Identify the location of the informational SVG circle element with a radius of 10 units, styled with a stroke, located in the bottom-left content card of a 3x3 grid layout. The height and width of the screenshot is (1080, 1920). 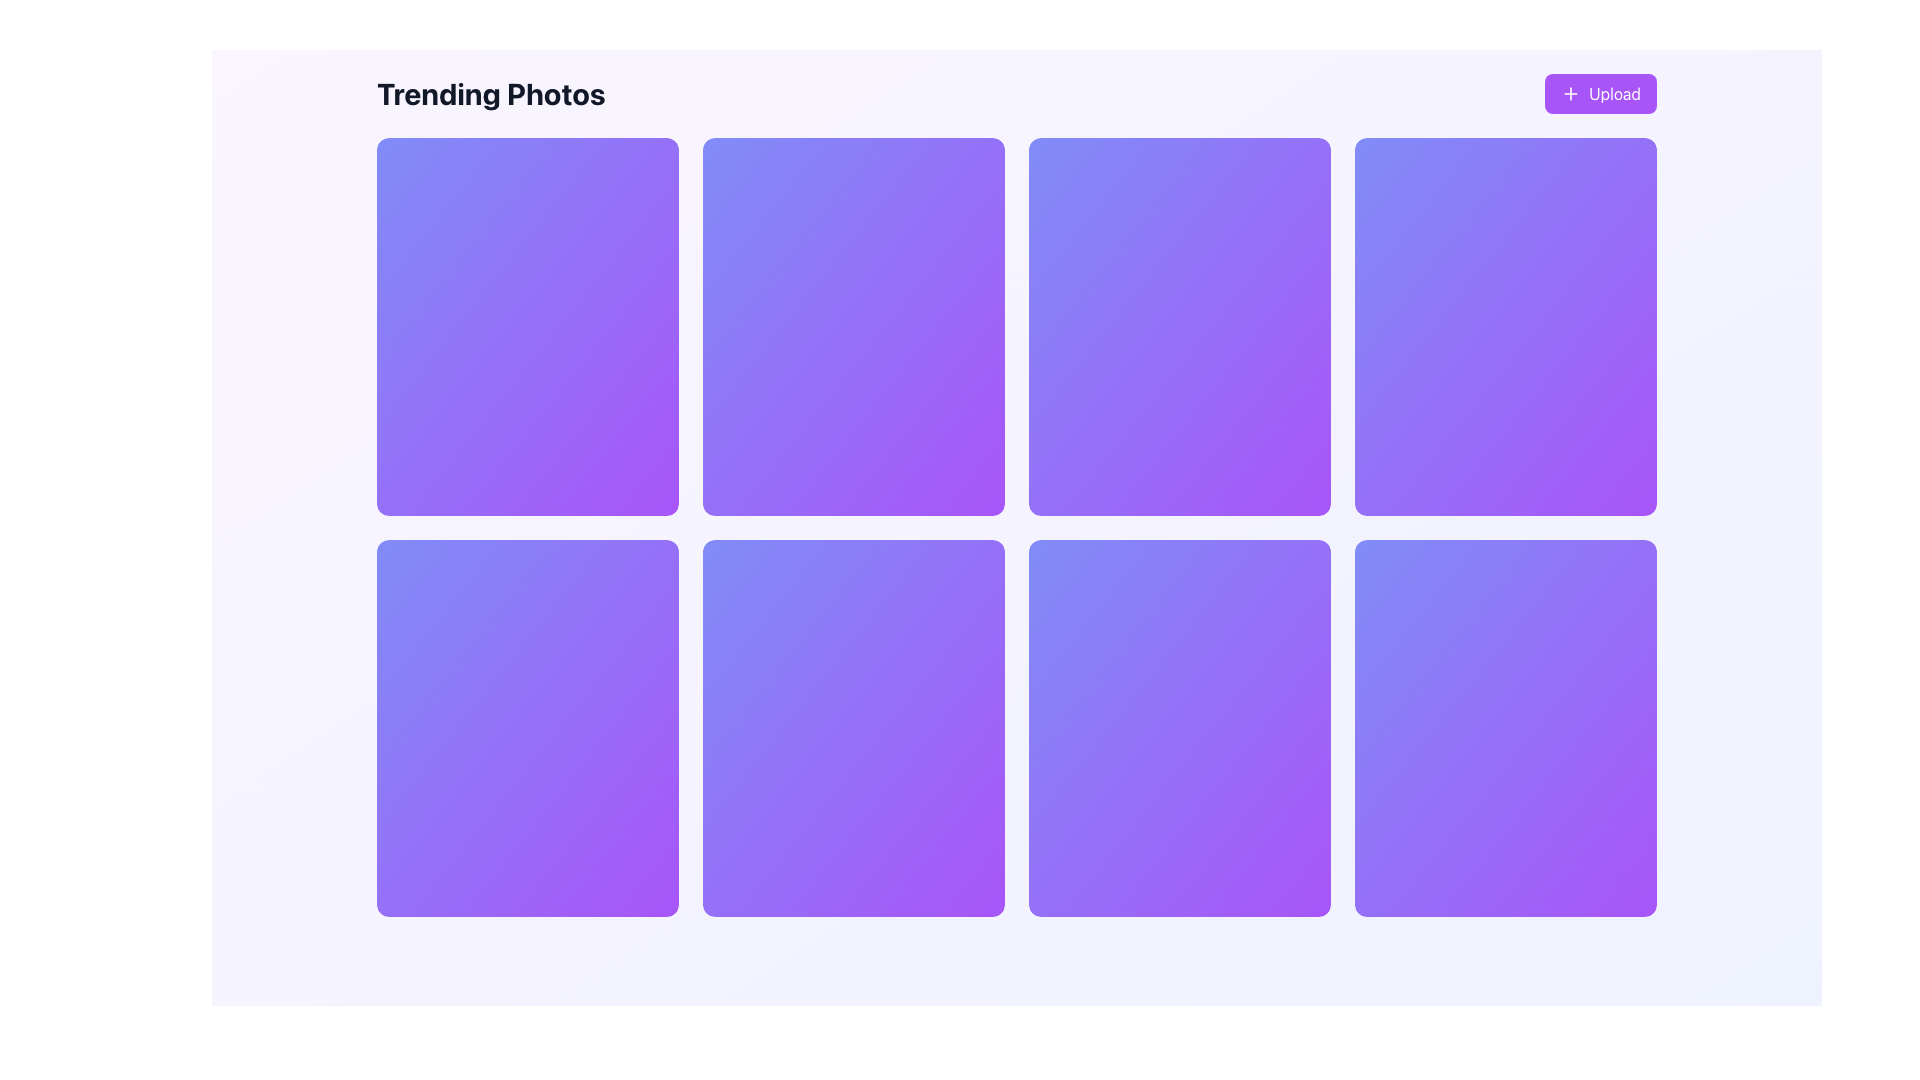
(647, 571).